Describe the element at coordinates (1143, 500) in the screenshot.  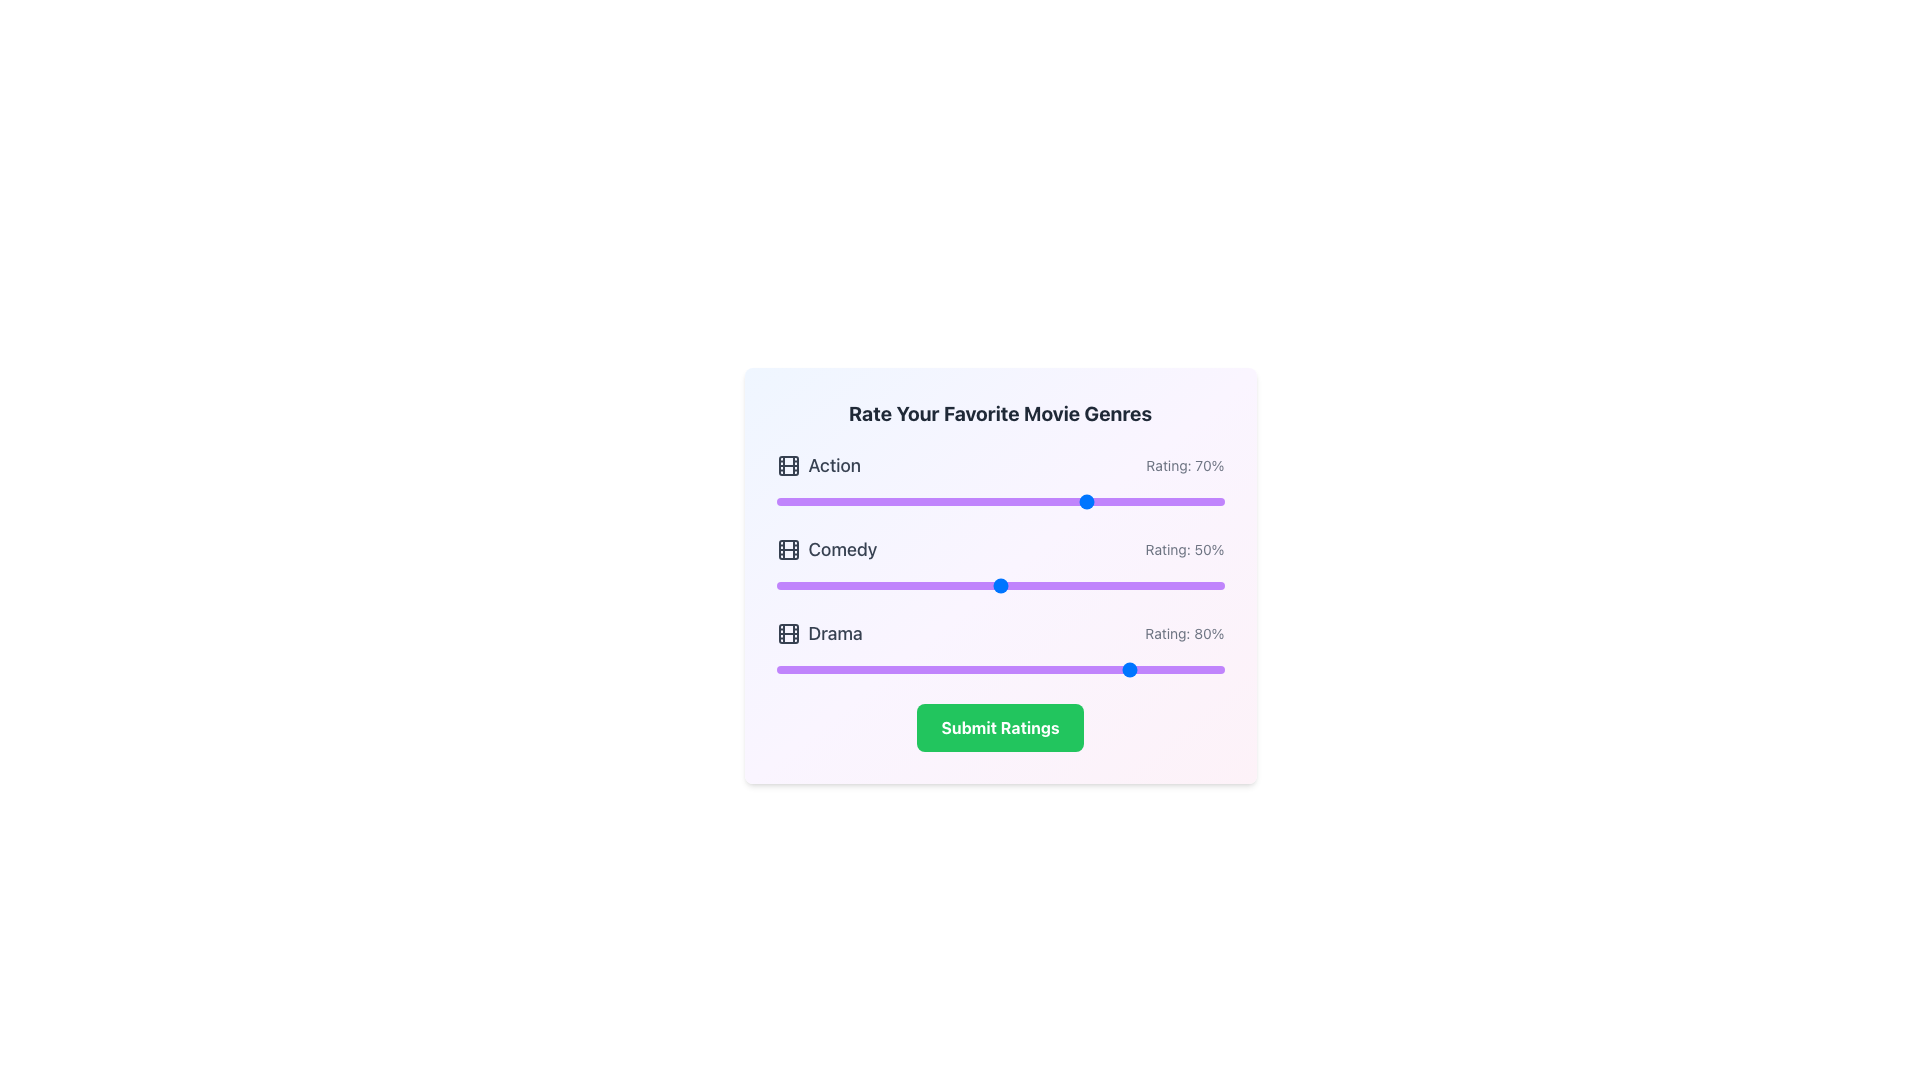
I see `the 'Action' movie genre rating` at that location.